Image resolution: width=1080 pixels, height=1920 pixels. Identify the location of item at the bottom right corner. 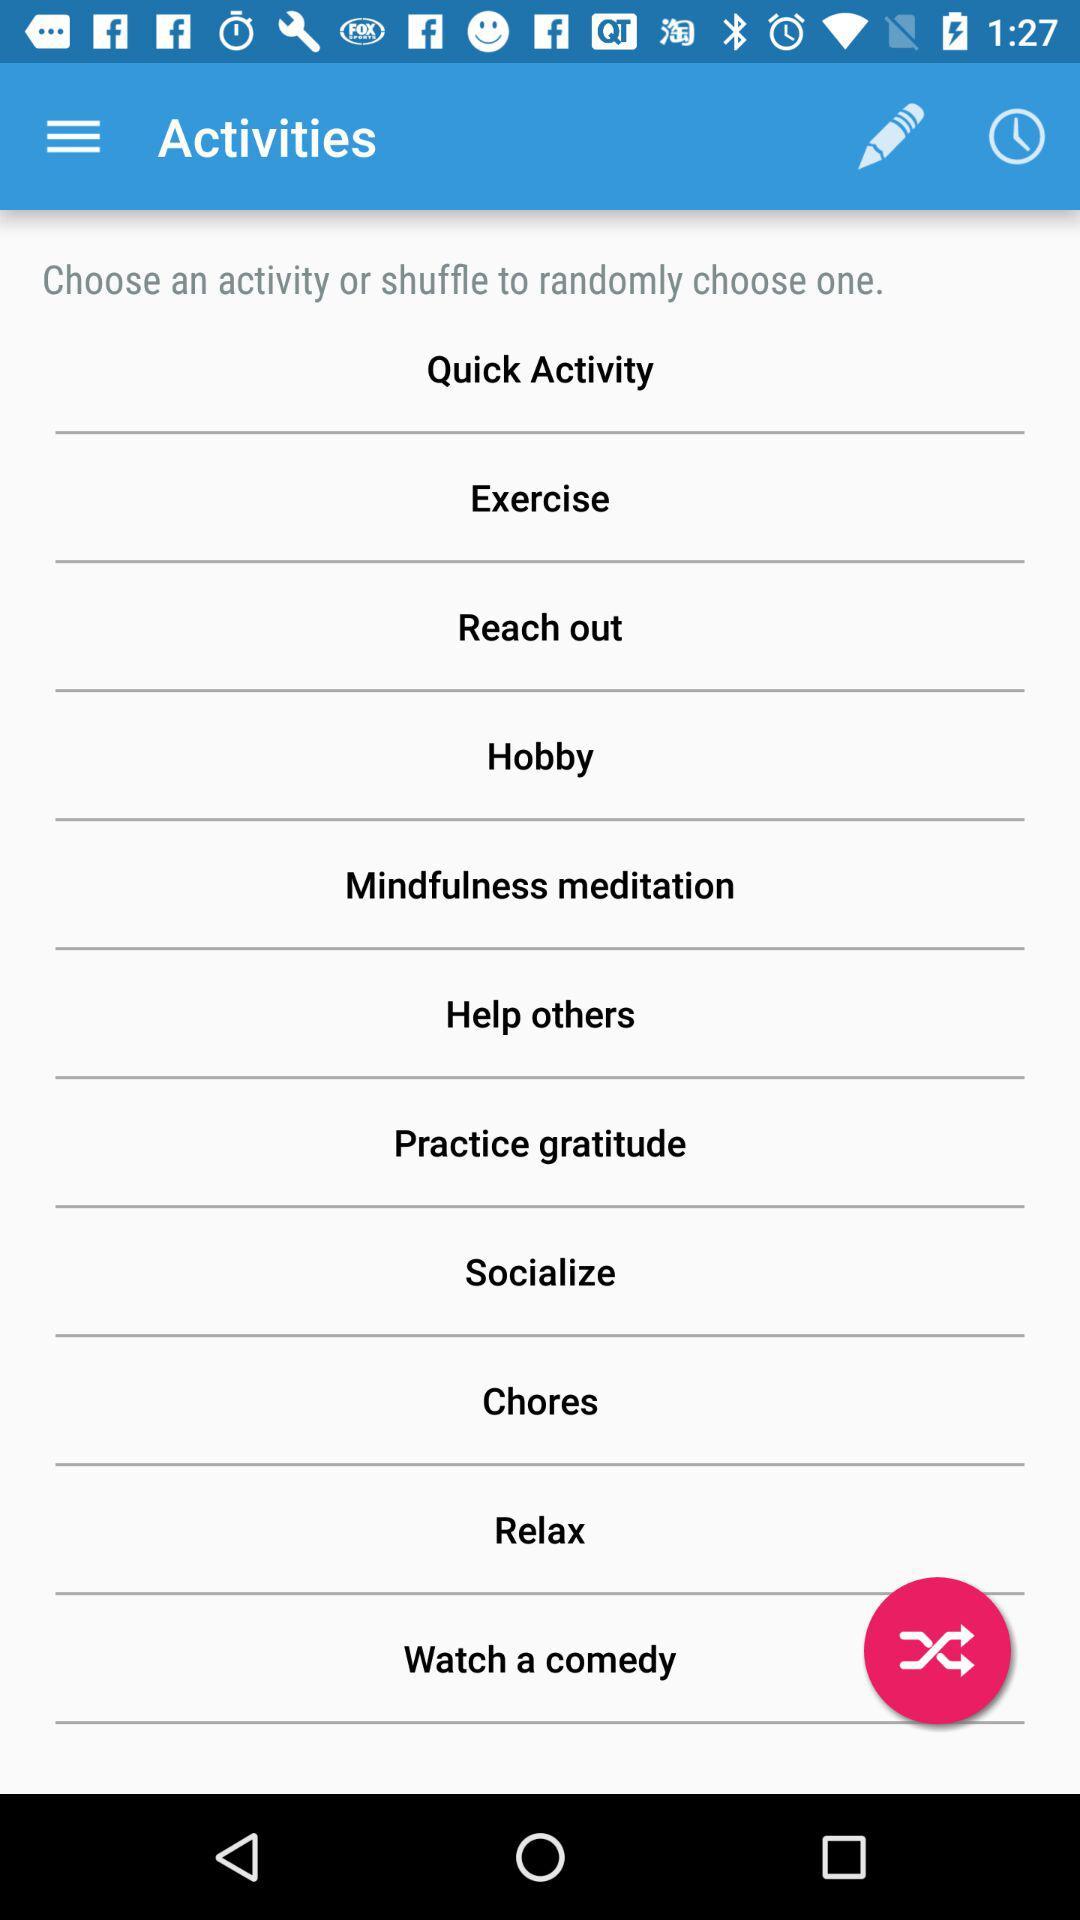
(937, 1650).